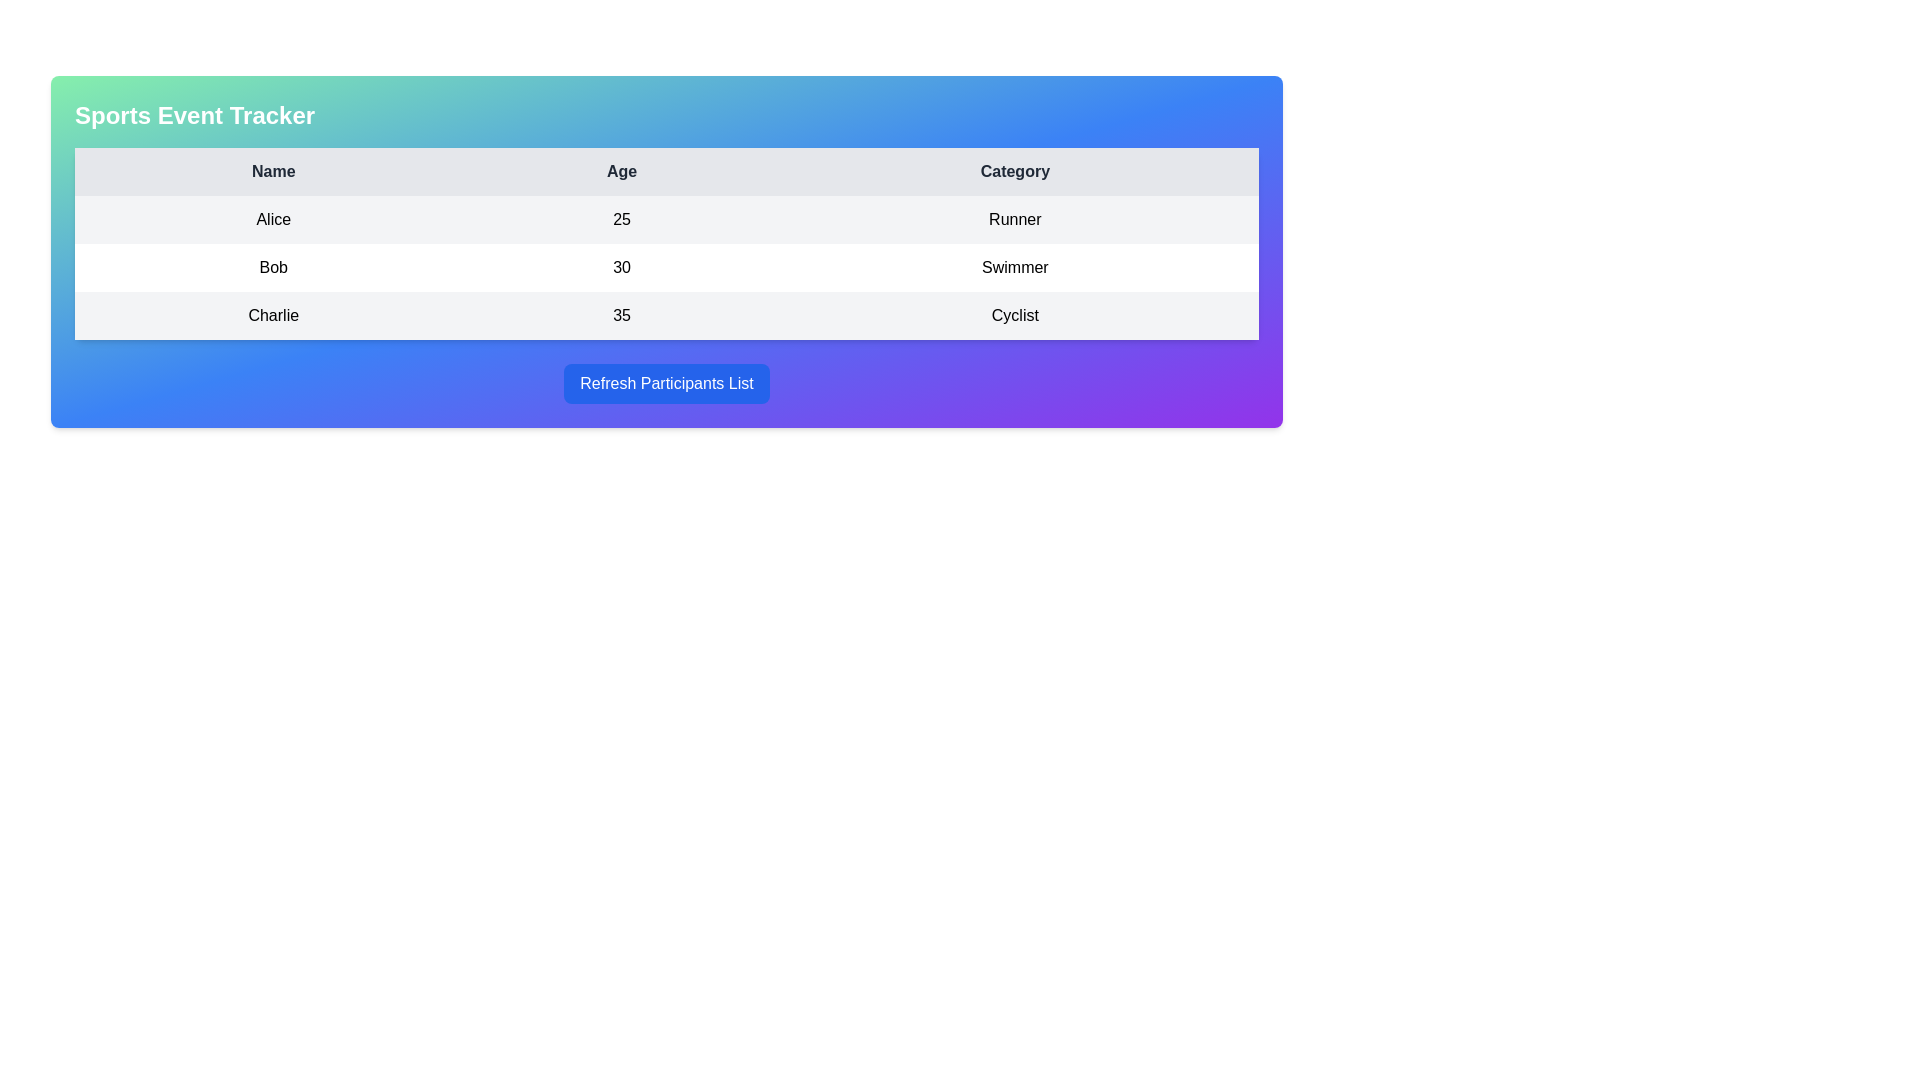 The width and height of the screenshot is (1920, 1080). I want to click on the 'Category' text label which is styled with dark text on a light gray background, located in the third column of the header row of the table, so click(1015, 171).